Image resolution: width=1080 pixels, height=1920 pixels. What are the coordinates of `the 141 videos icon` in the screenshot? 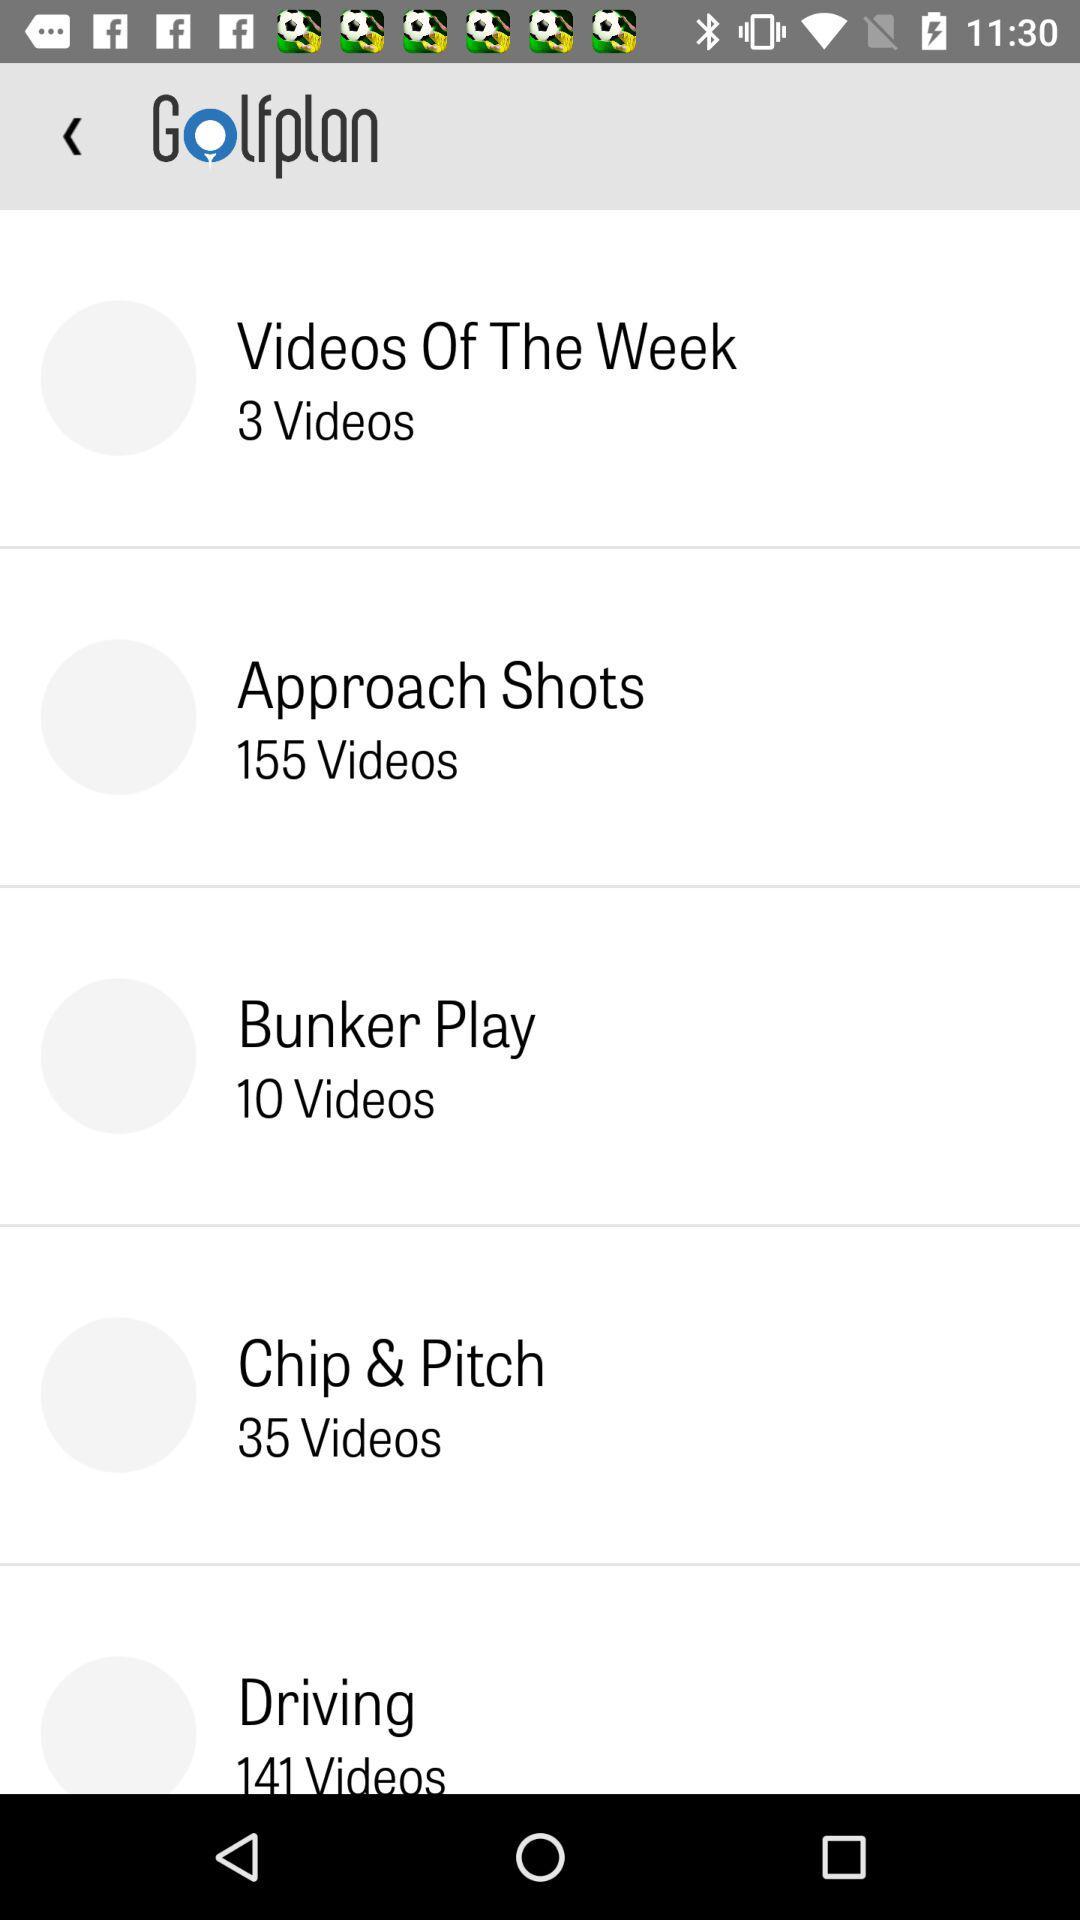 It's located at (341, 1767).